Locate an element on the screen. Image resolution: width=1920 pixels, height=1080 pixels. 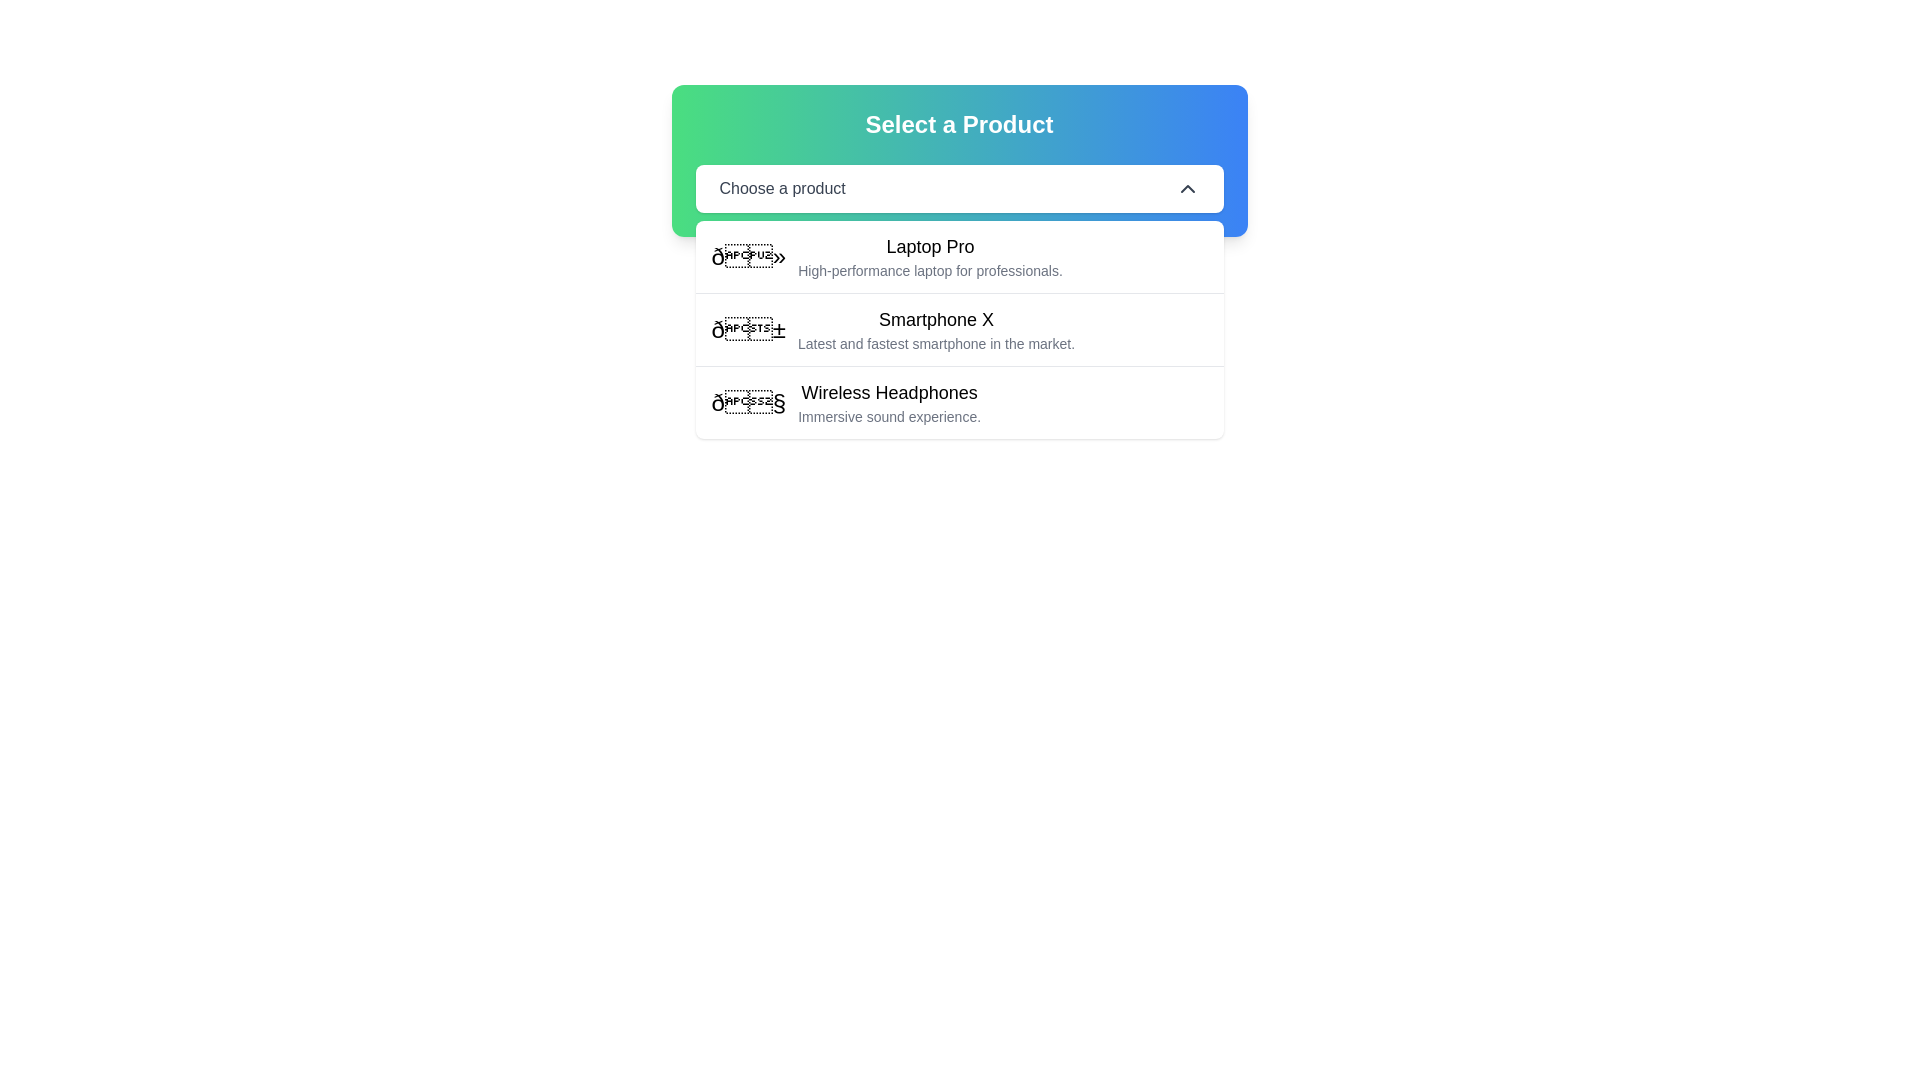
the downward-facing chevron-shaped dropdown arrow icon located at the far right end of the 'Choose a product' input field to identify its reactive state is located at coordinates (1187, 189).